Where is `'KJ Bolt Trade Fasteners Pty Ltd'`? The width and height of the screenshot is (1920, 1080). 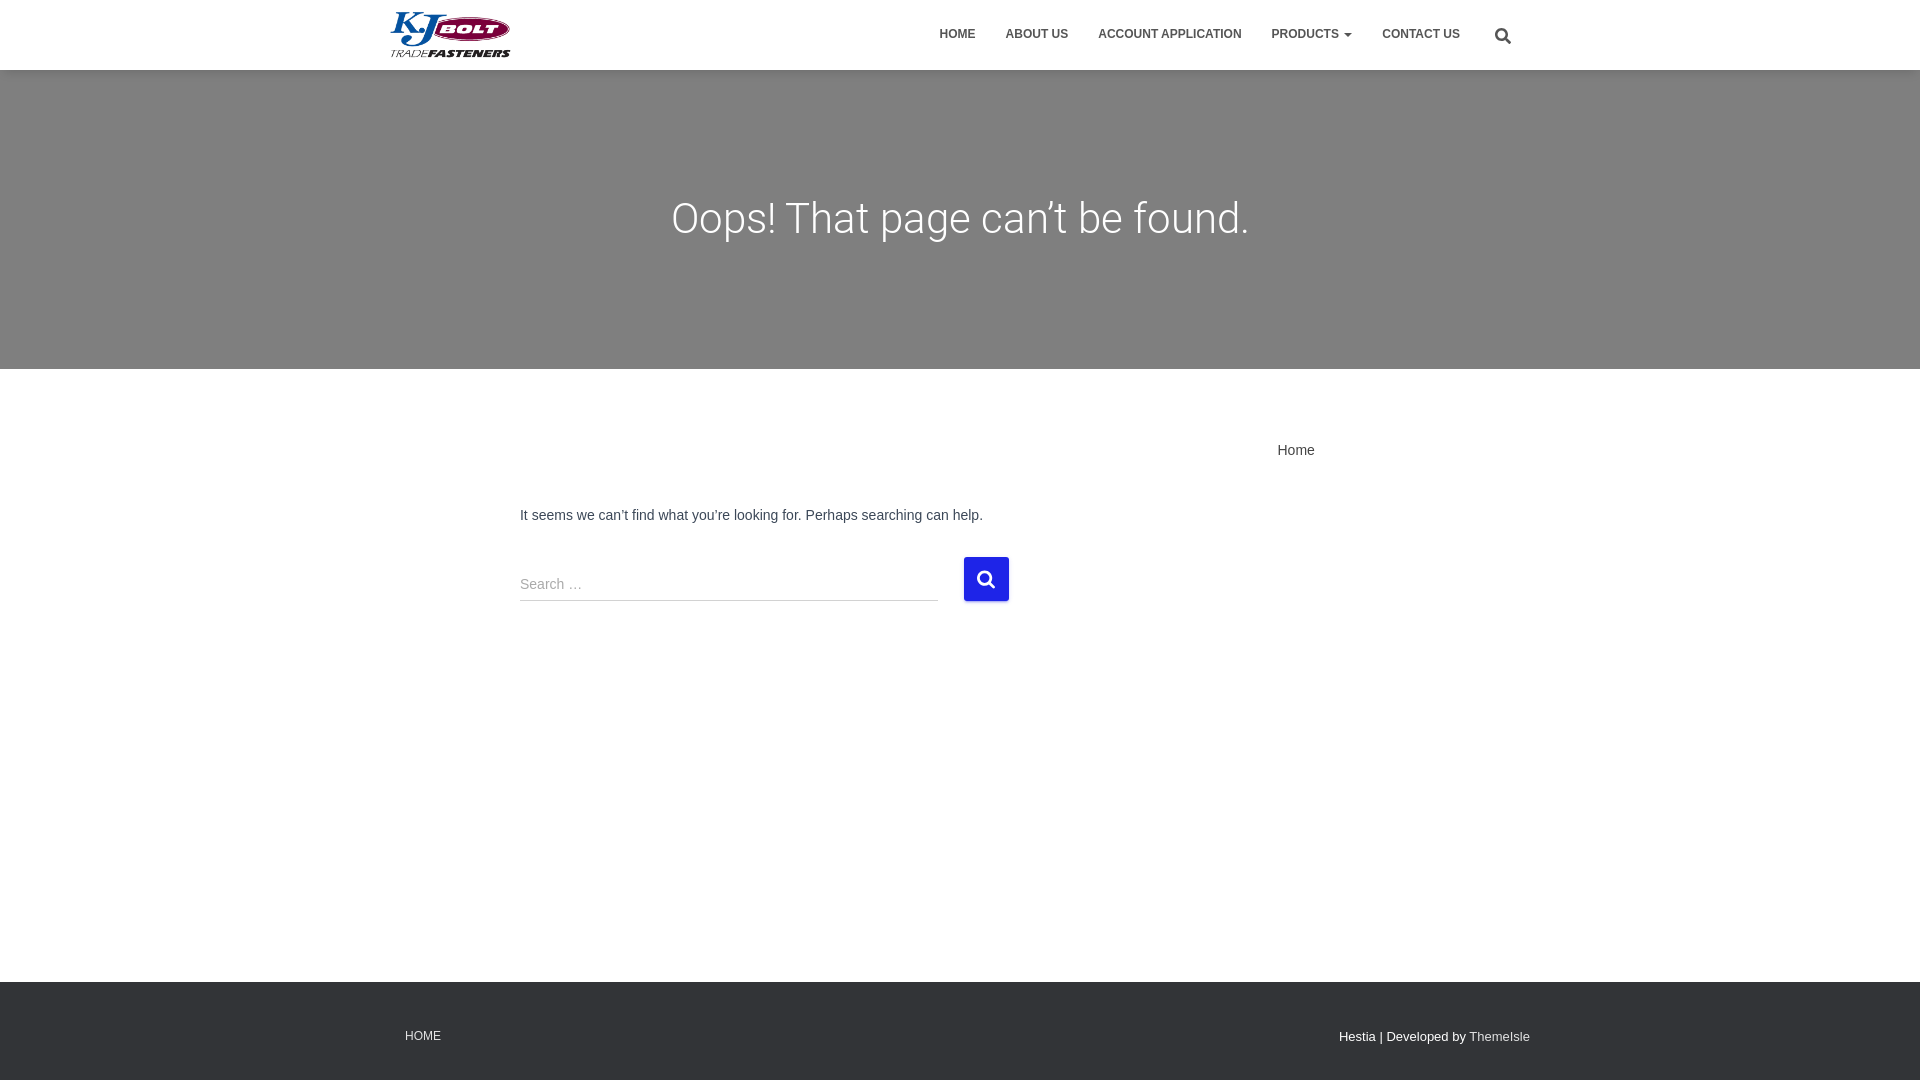
'KJ Bolt Trade Fasteners Pty Ltd' is located at coordinates (449, 34).